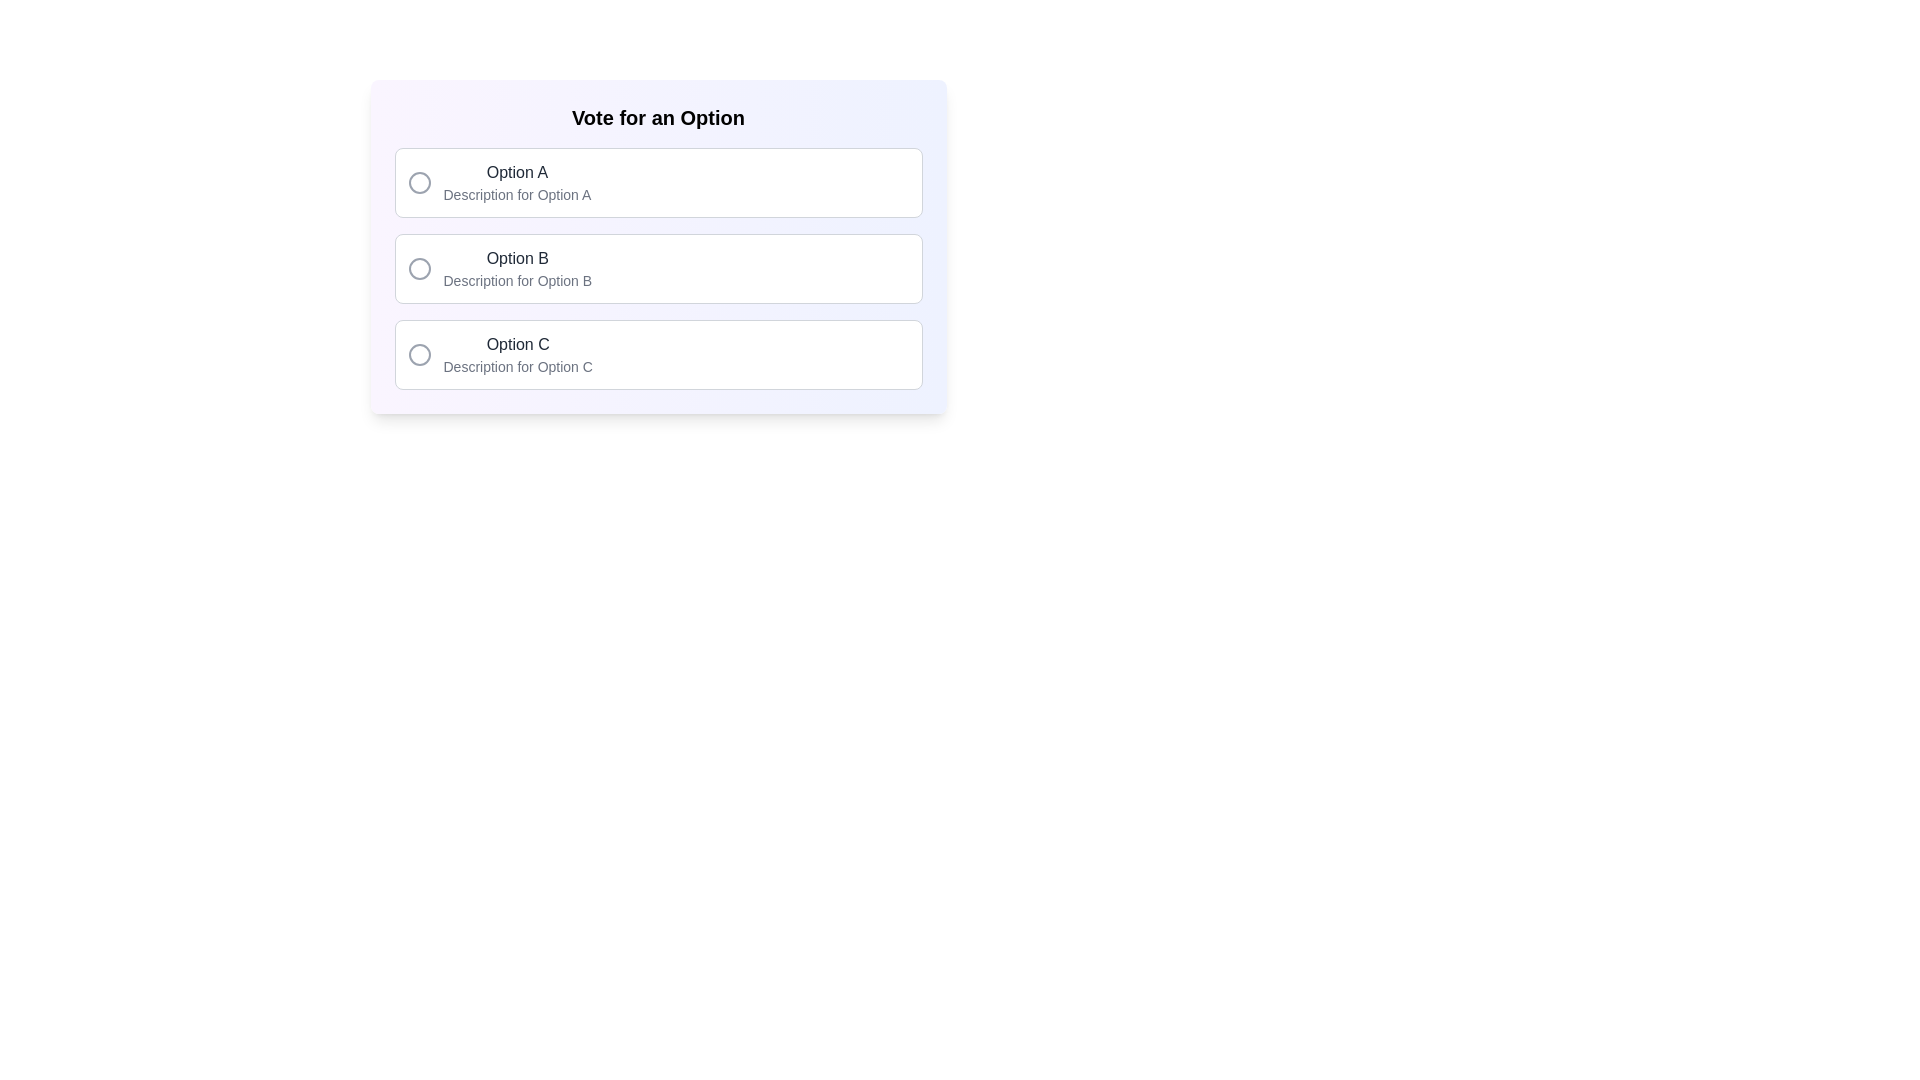  Describe the element at coordinates (517, 281) in the screenshot. I see `the text field displaying 'Description for Option B', which is styled in light gray and located below the label 'Option B'` at that location.